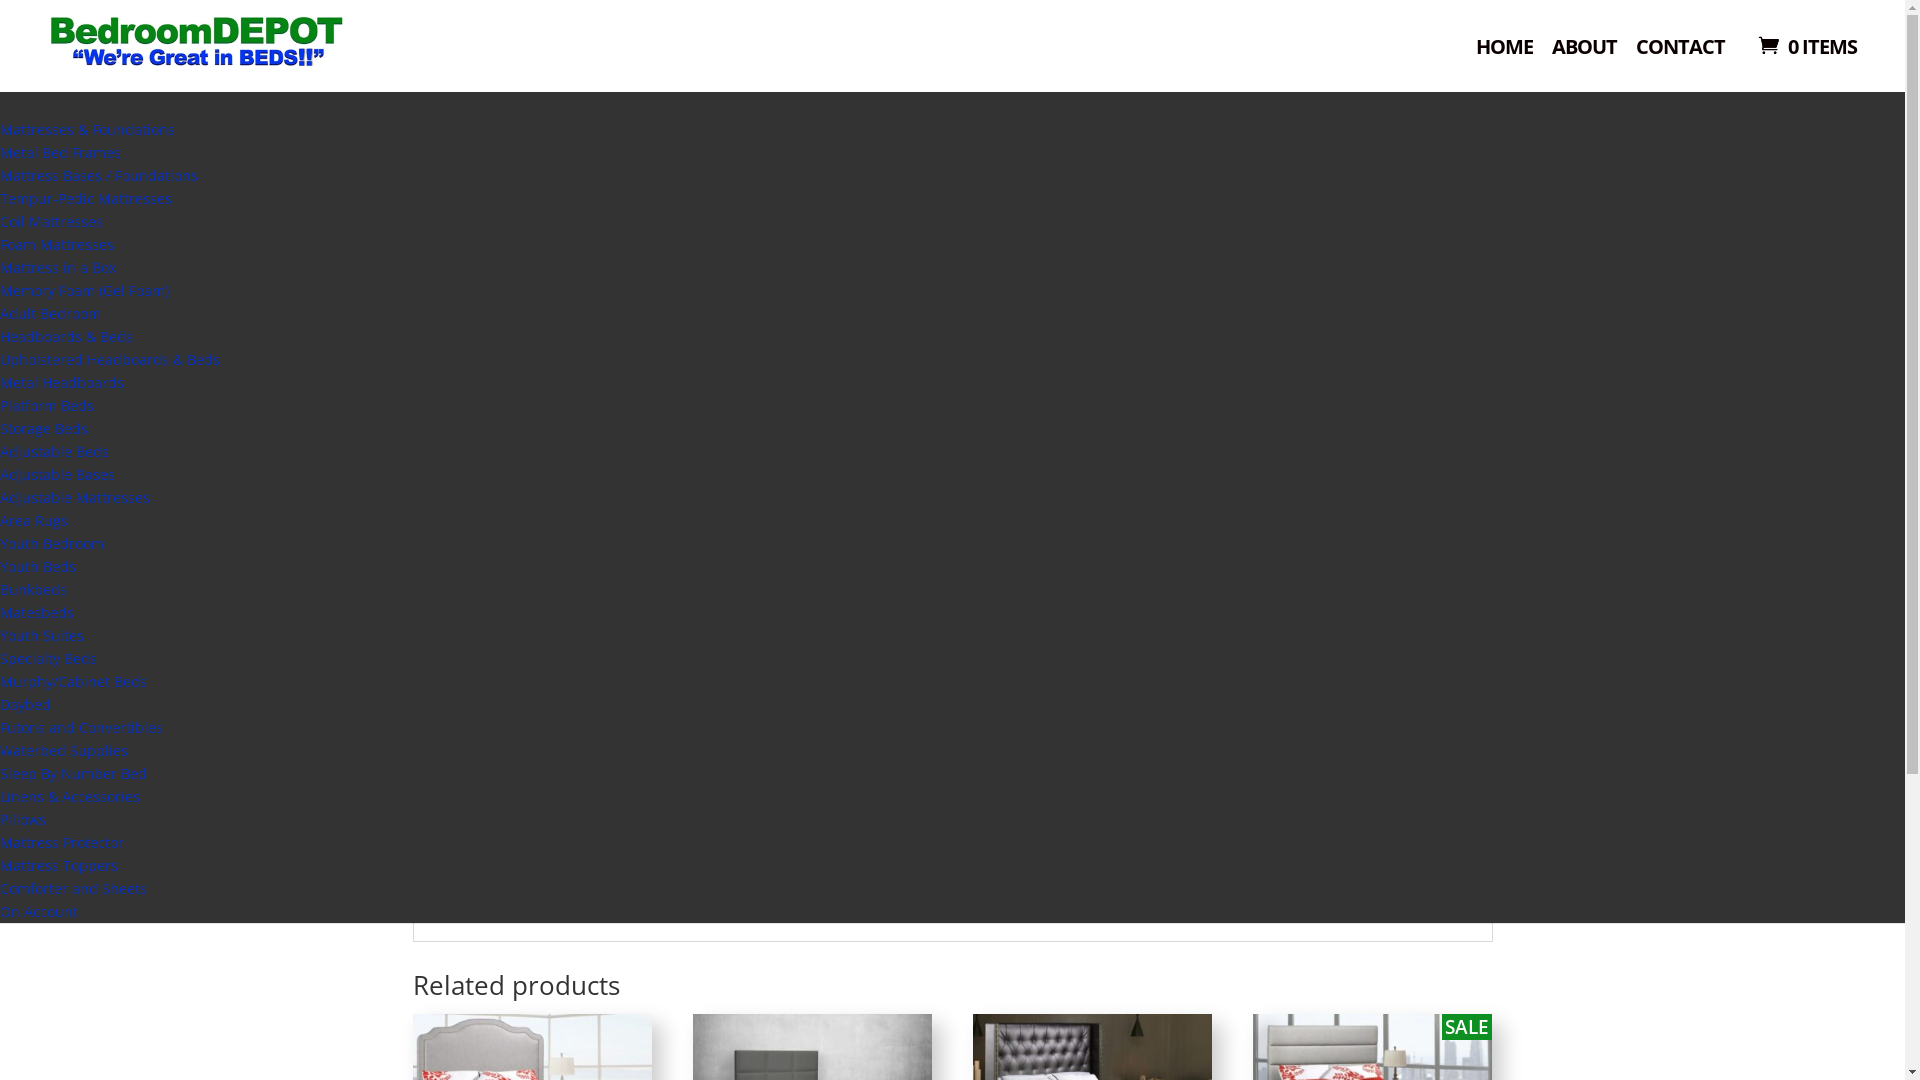  I want to click on 'Youth Bedroom', so click(52, 543).